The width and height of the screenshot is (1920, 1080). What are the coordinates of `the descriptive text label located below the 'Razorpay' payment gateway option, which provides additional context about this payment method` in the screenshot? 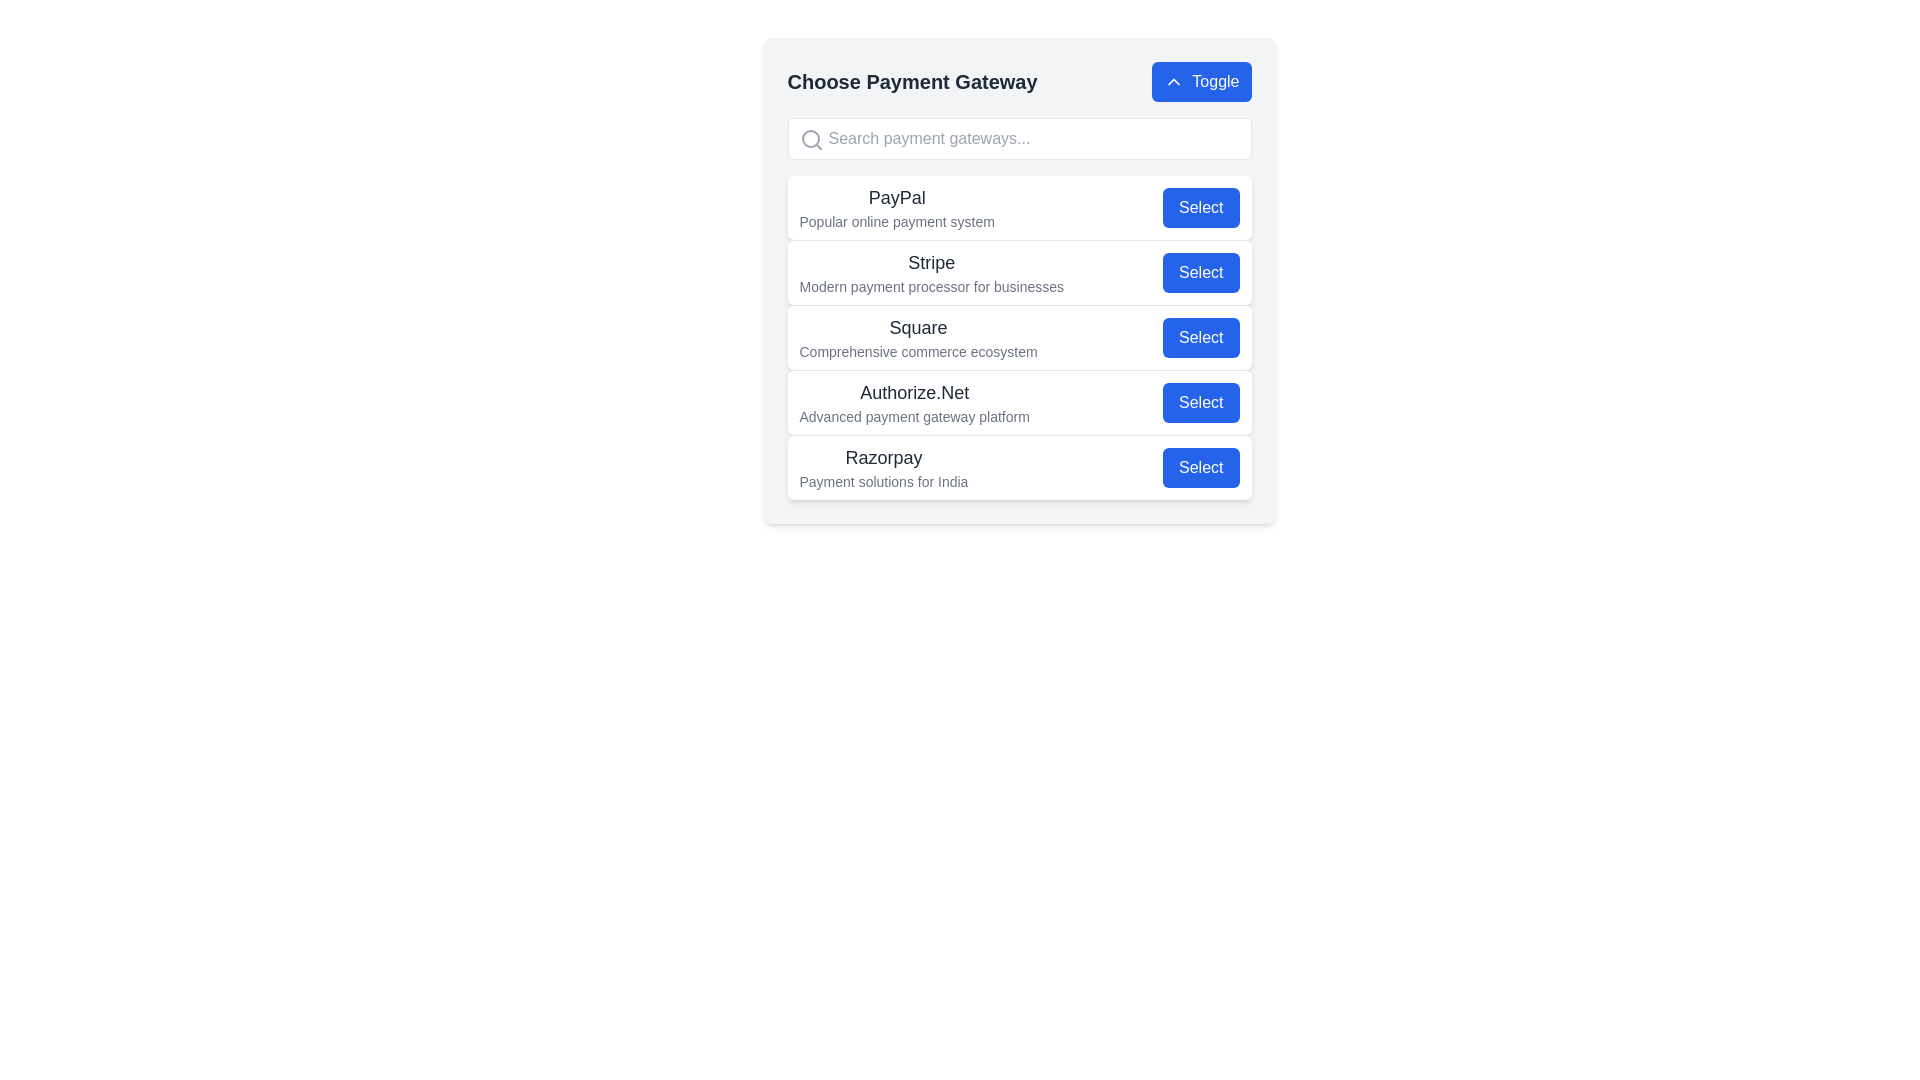 It's located at (882, 482).